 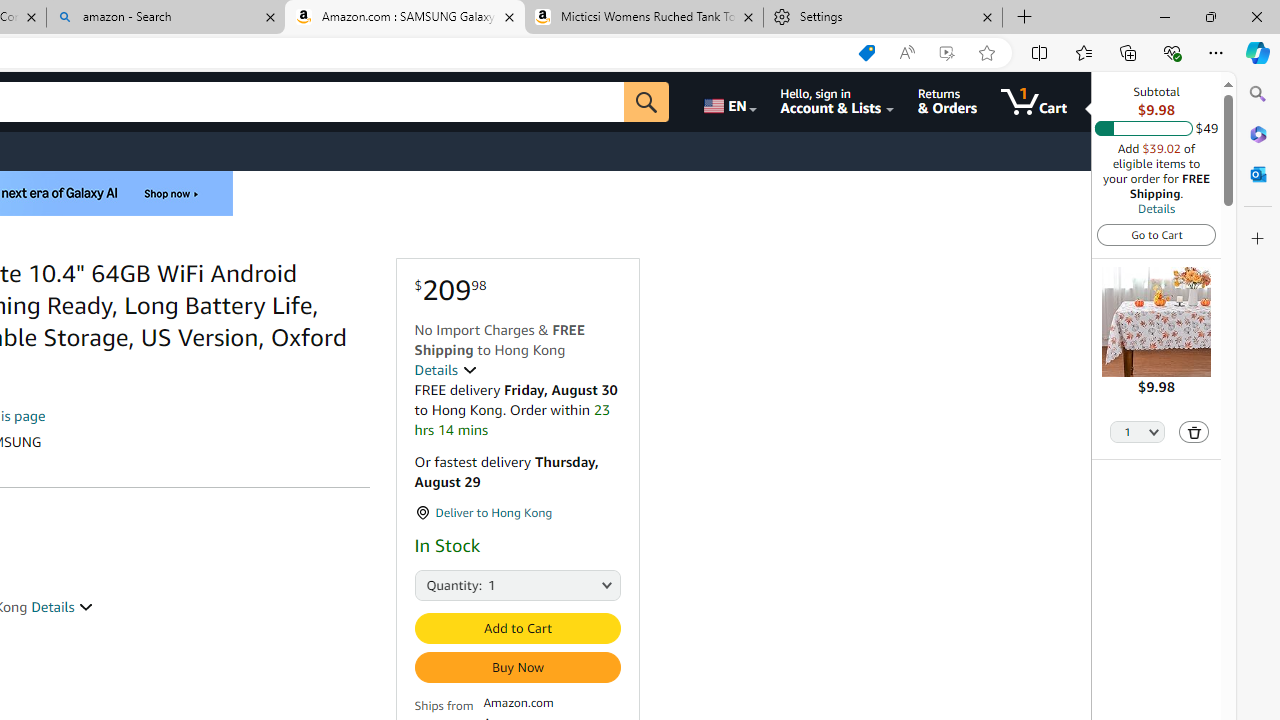 What do you see at coordinates (1034, 101) in the screenshot?
I see `'1 item in cart'` at bounding box center [1034, 101].